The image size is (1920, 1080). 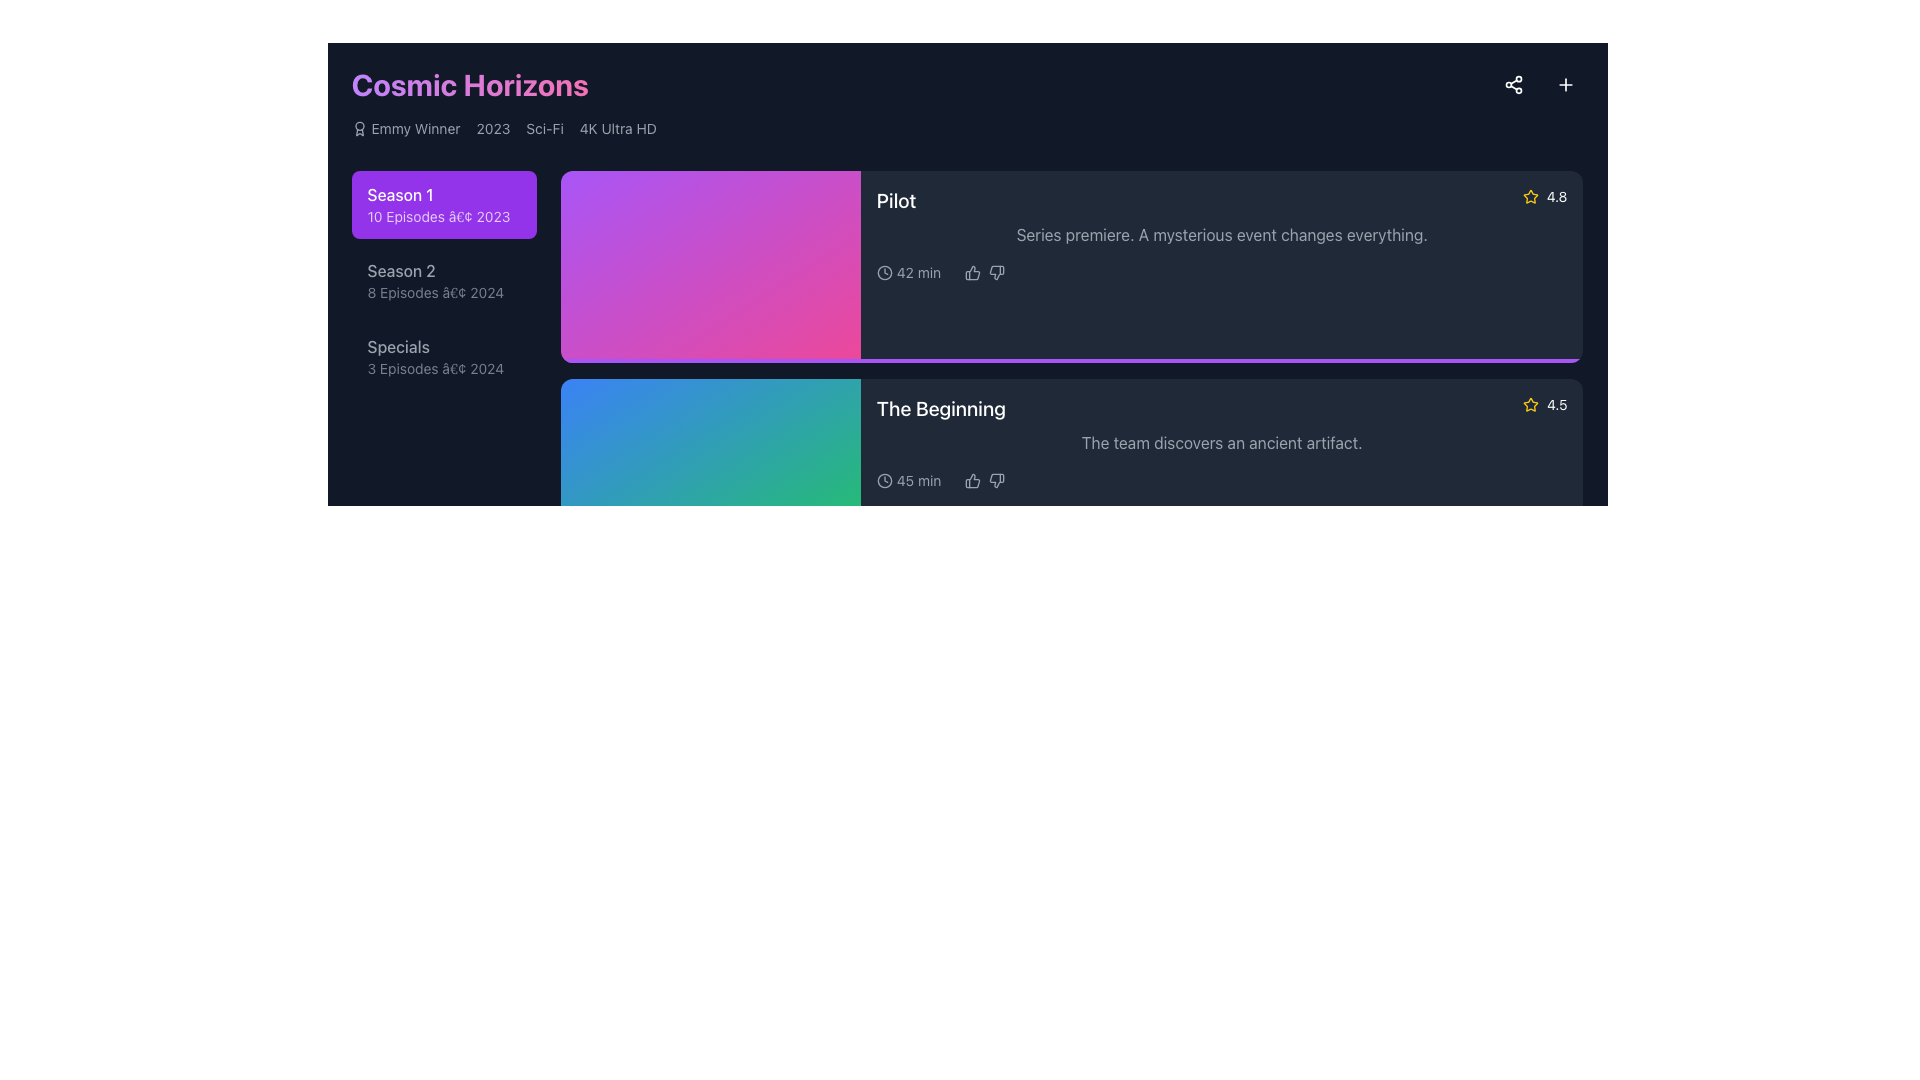 What do you see at coordinates (997, 481) in the screenshot?
I see `the Thumbs-Down icon` at bounding box center [997, 481].